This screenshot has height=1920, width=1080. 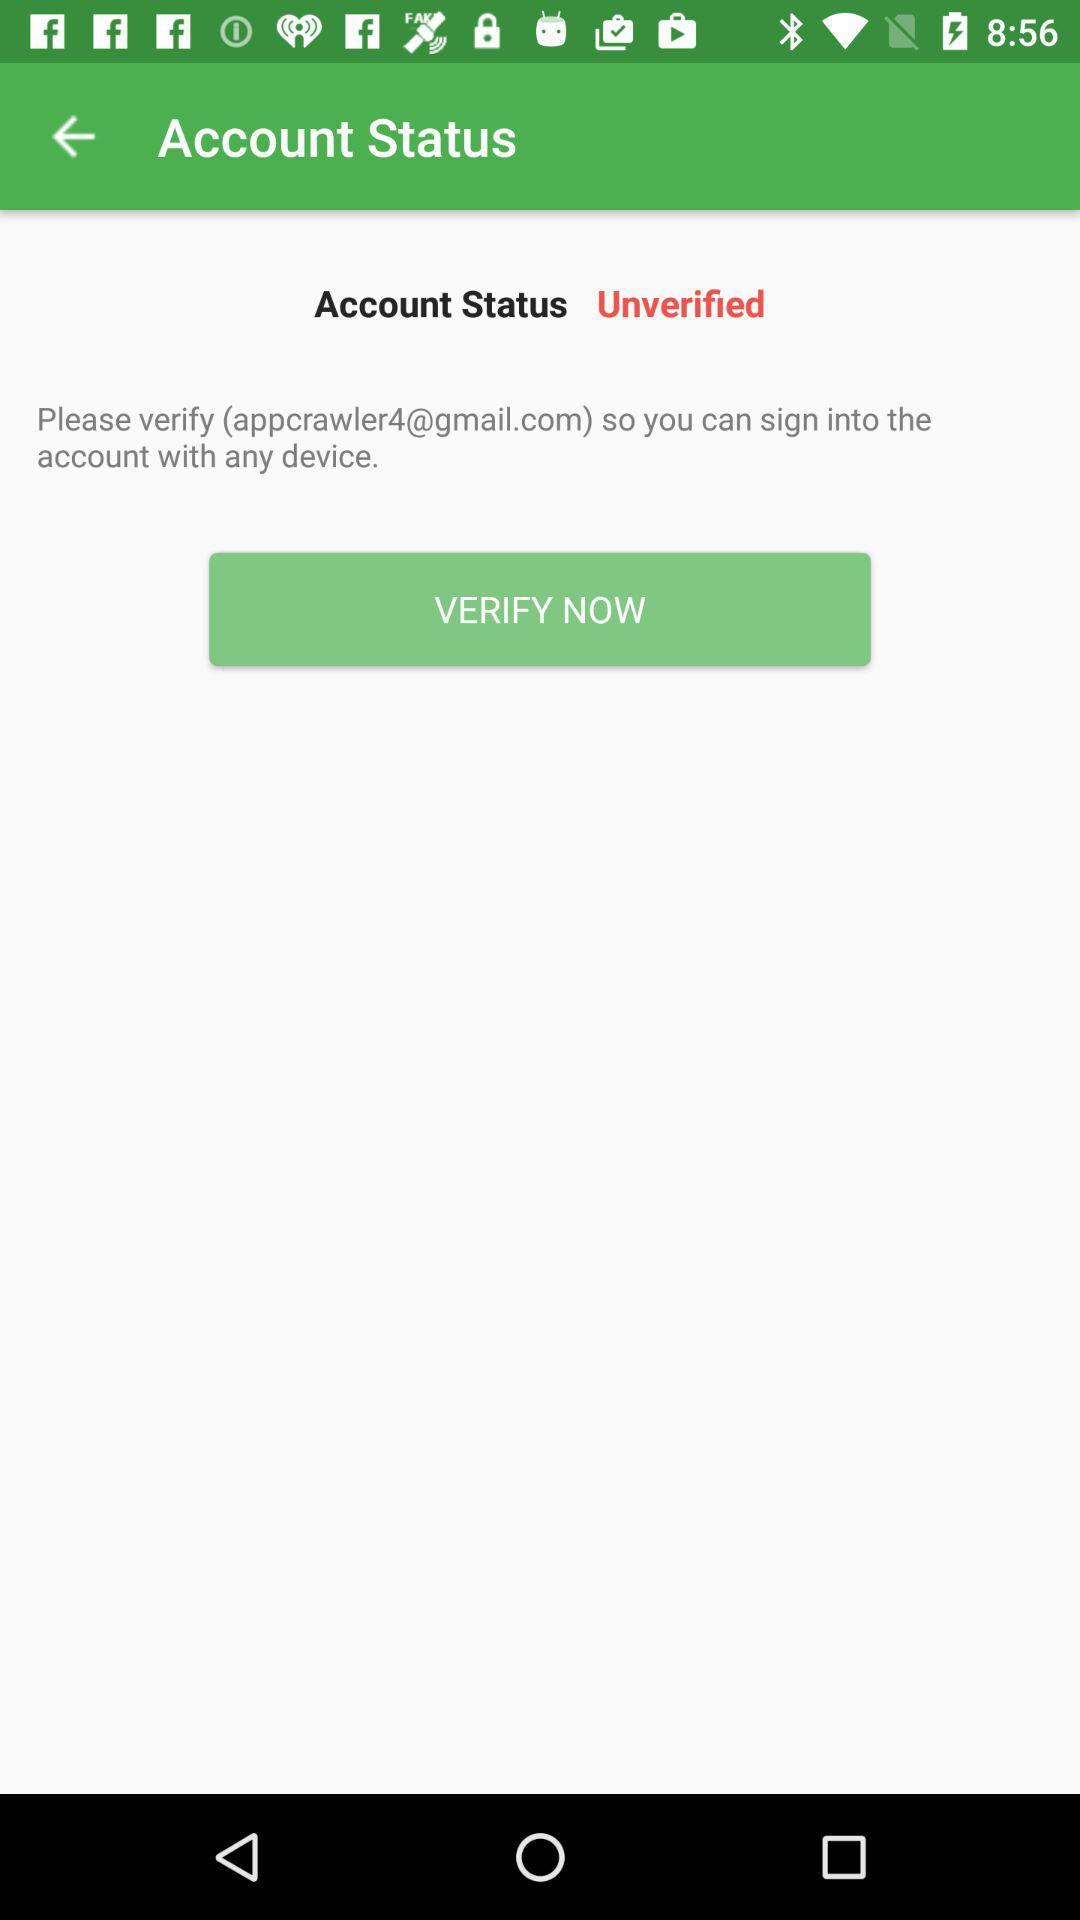 What do you see at coordinates (72, 135) in the screenshot?
I see `icon to the left of the account status app` at bounding box center [72, 135].